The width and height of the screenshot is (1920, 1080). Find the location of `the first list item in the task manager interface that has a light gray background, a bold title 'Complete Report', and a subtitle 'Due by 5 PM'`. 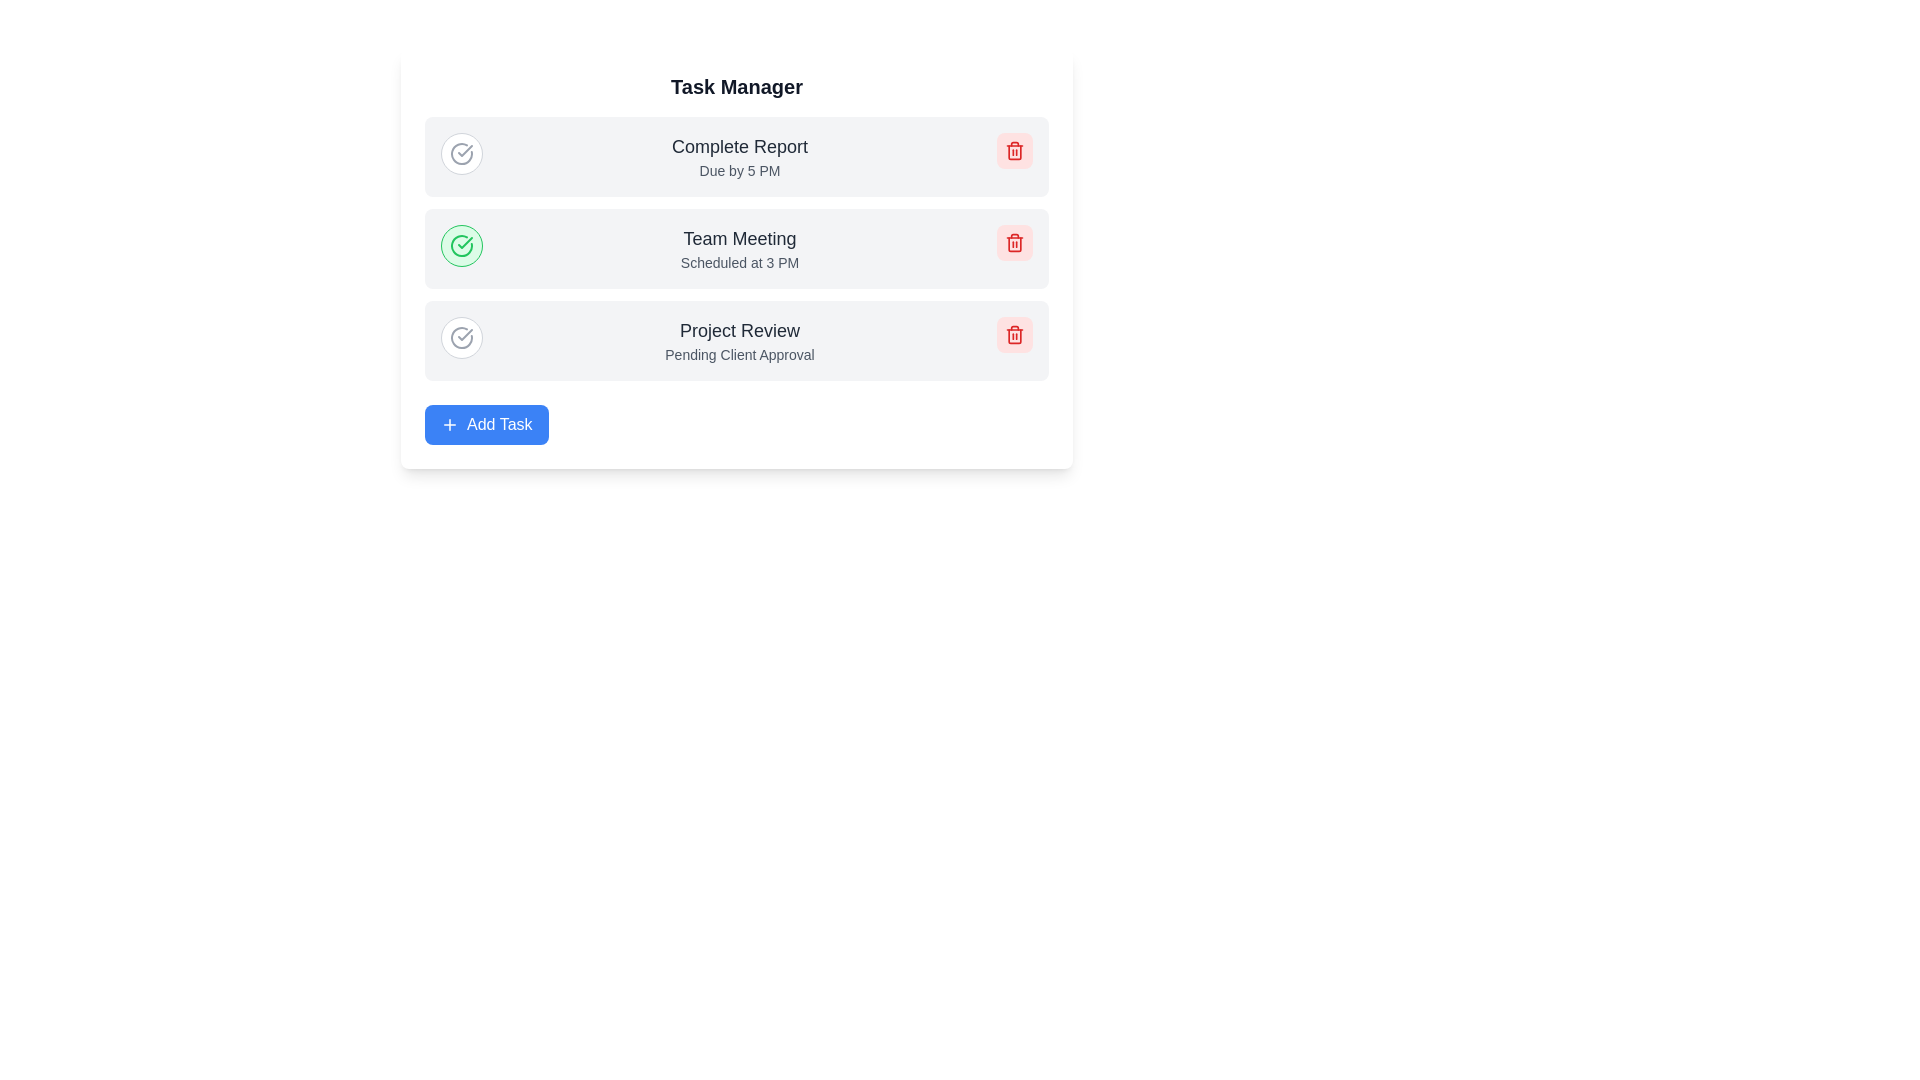

the first list item in the task manager interface that has a light gray background, a bold title 'Complete Report', and a subtitle 'Due by 5 PM' is located at coordinates (736, 156).